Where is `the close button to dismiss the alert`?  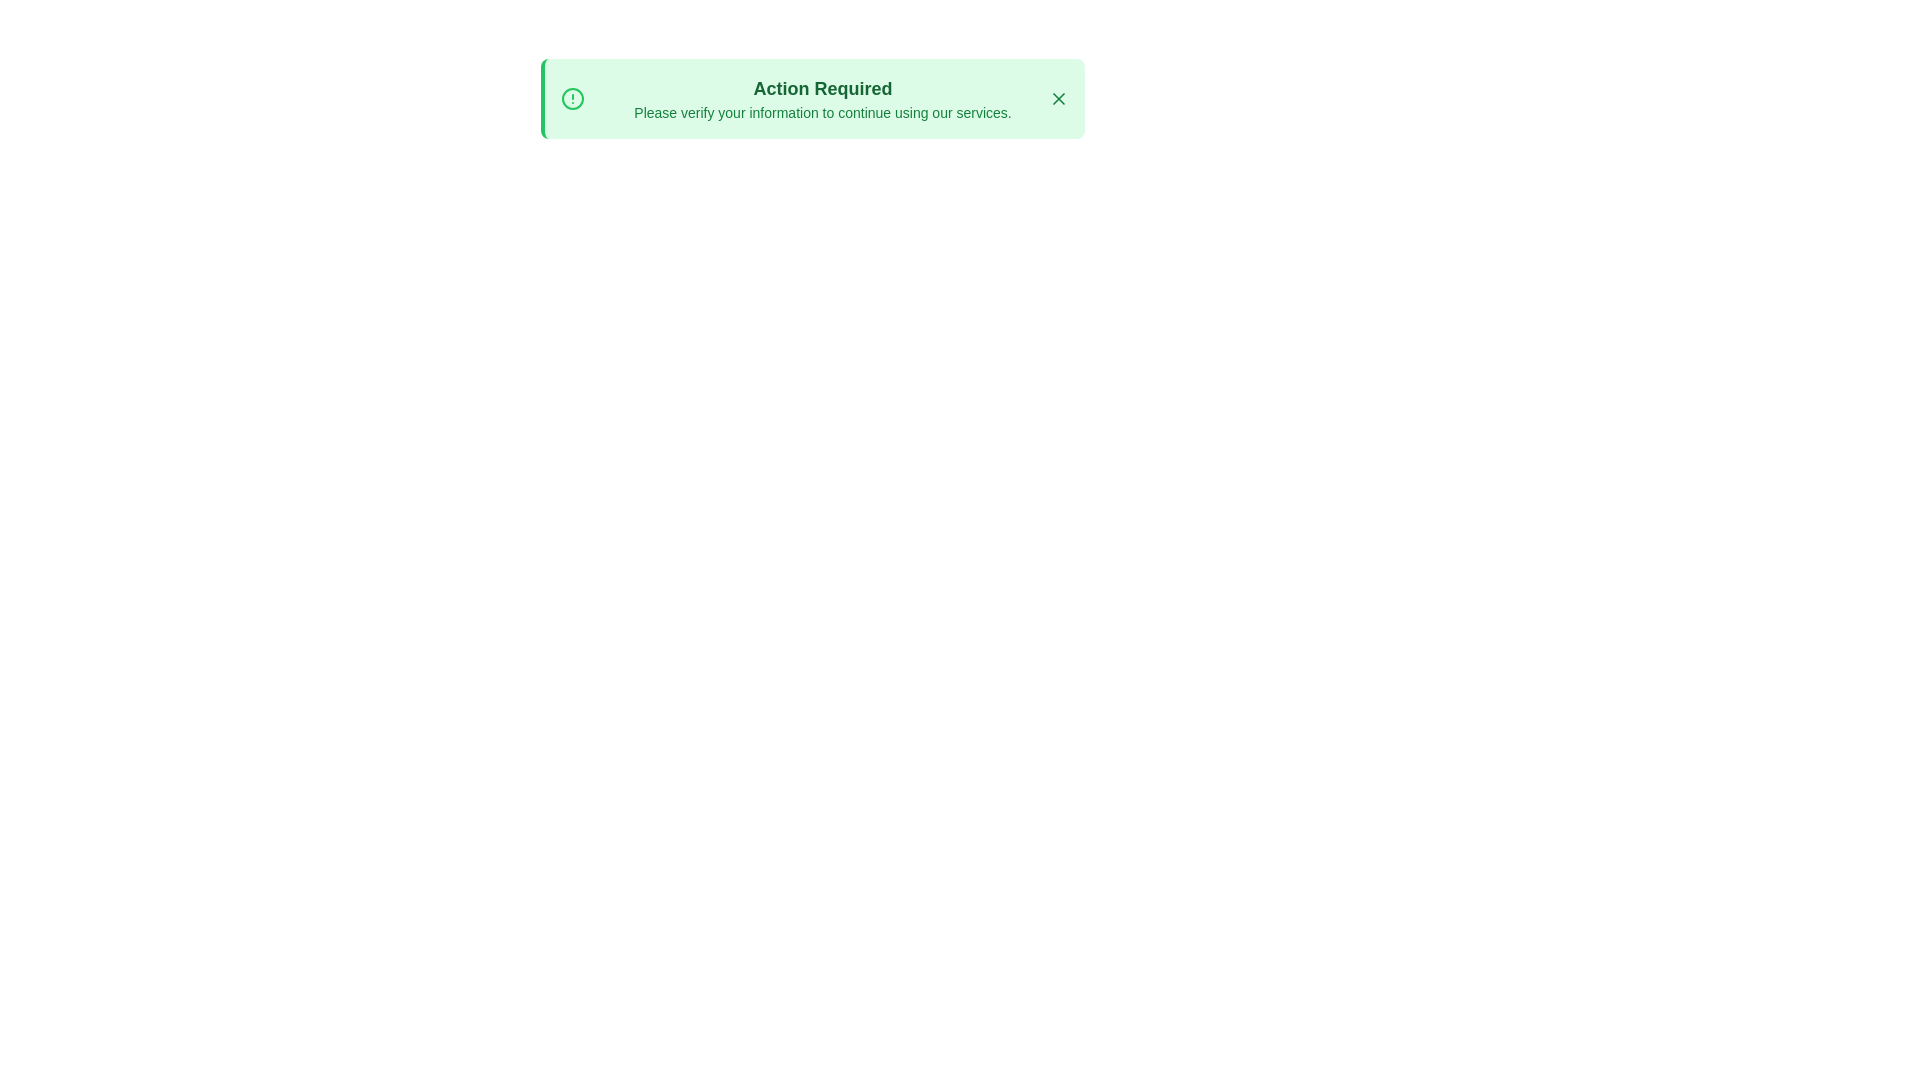 the close button to dismiss the alert is located at coordinates (1058, 99).